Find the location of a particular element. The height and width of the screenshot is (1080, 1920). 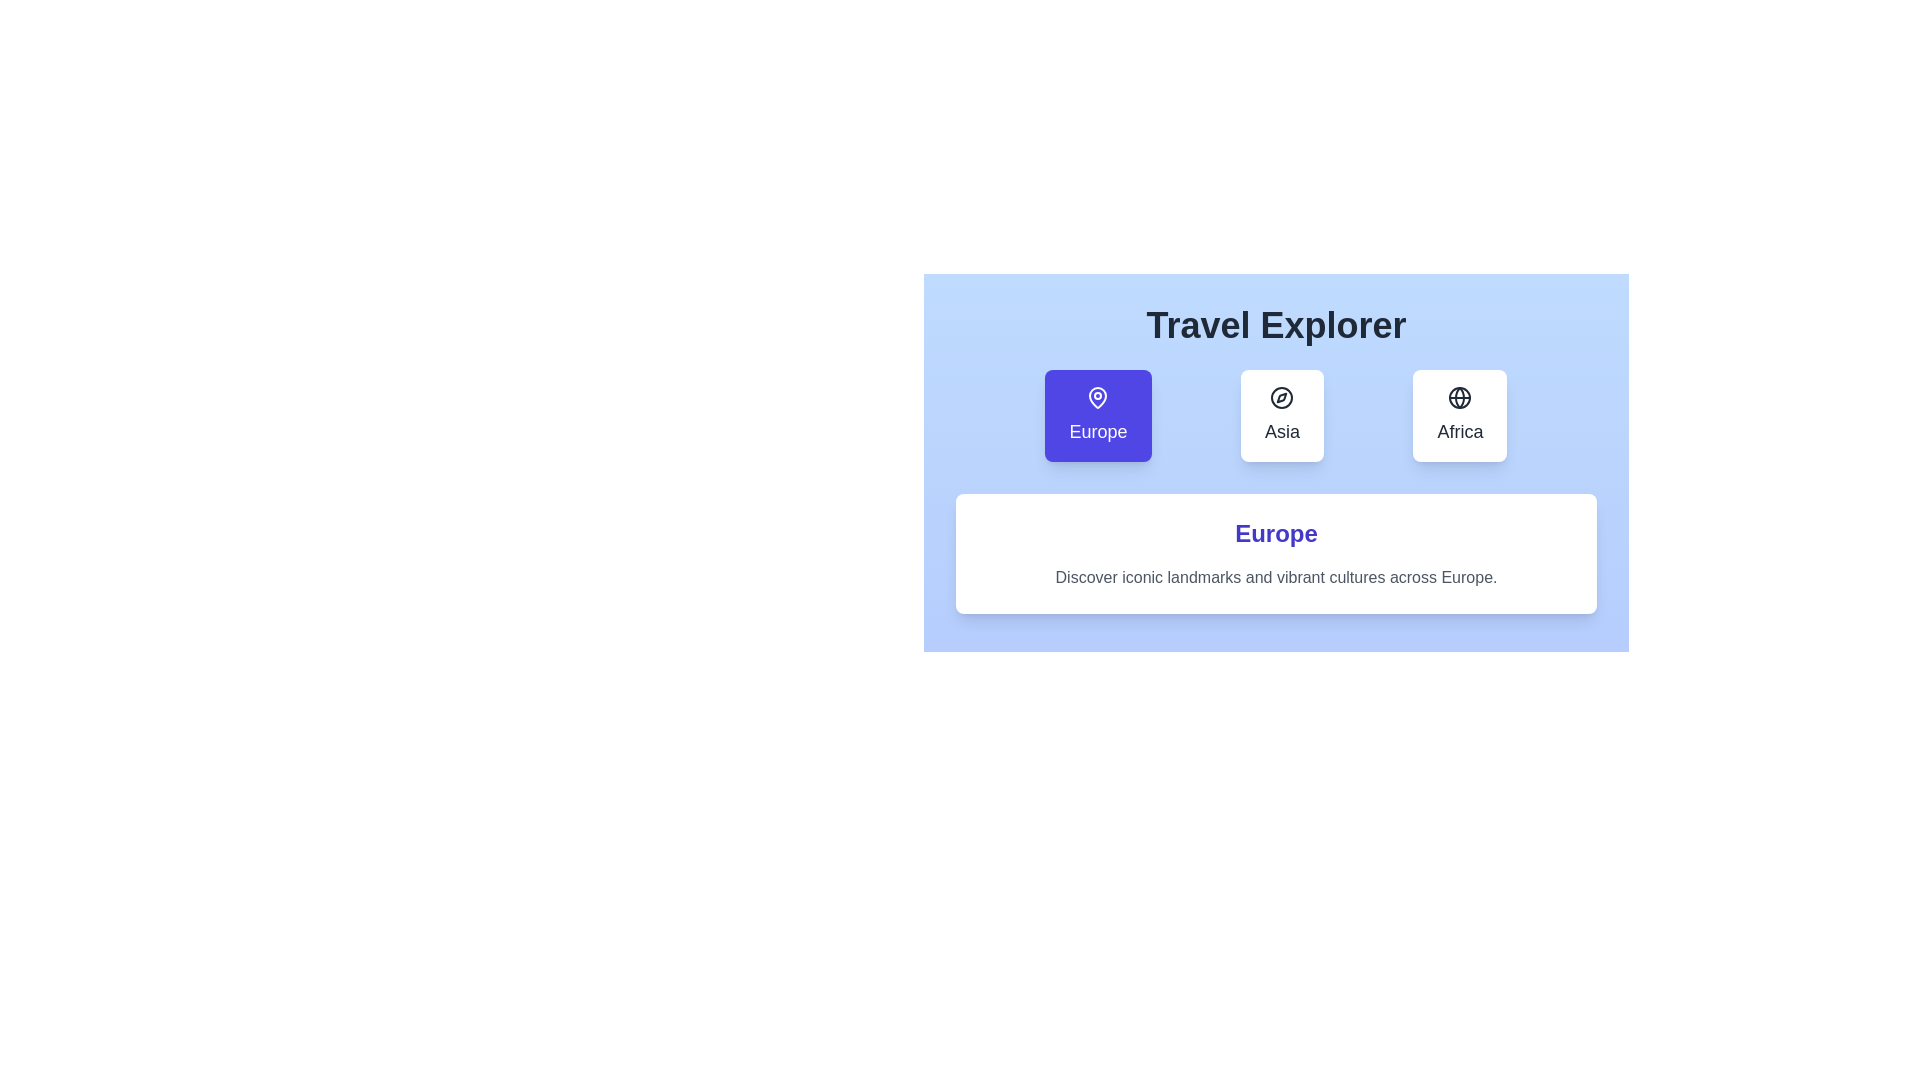

the text that reads 'Discover iconic landmarks and vibrant cultures across Europe.' which is displayed in gray color below the heading 'Europe' within a rounded white box is located at coordinates (1275, 578).